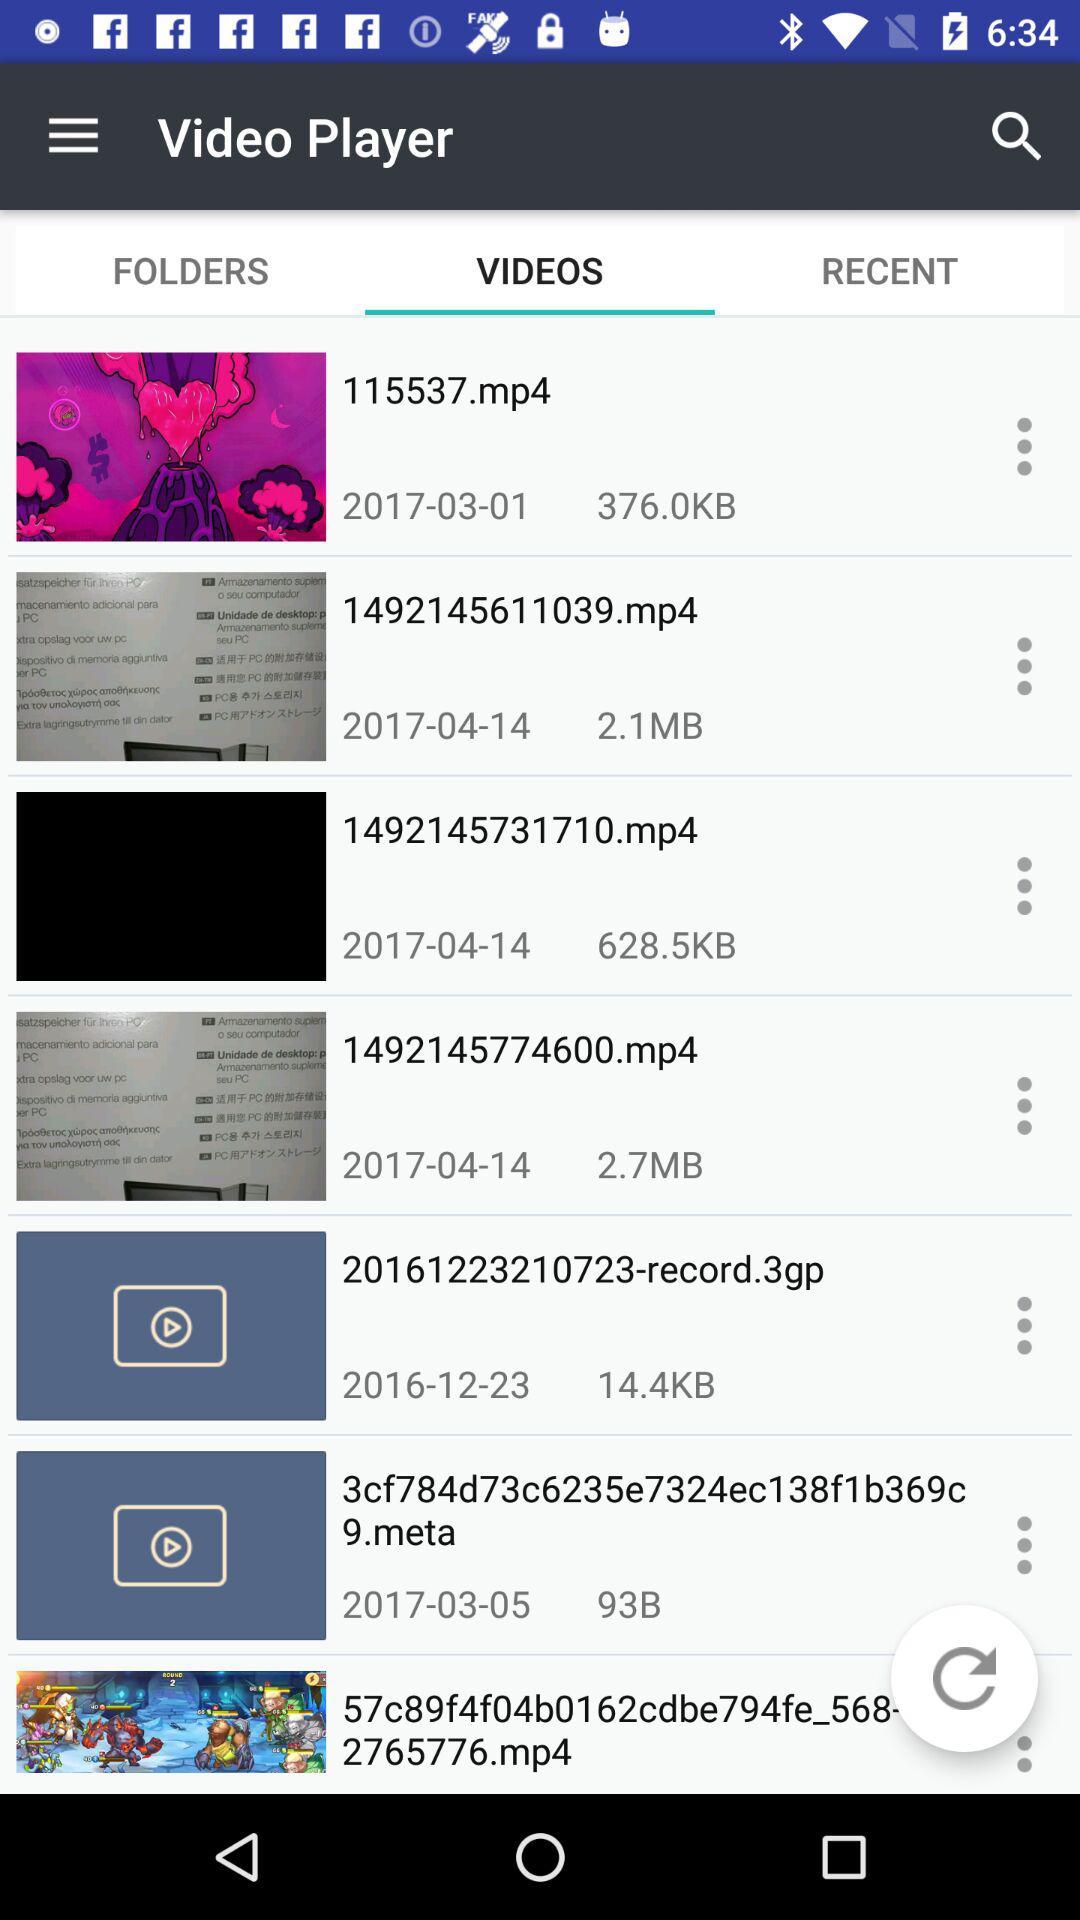 The width and height of the screenshot is (1080, 1920). Describe the element at coordinates (1024, 1544) in the screenshot. I see `more information` at that location.